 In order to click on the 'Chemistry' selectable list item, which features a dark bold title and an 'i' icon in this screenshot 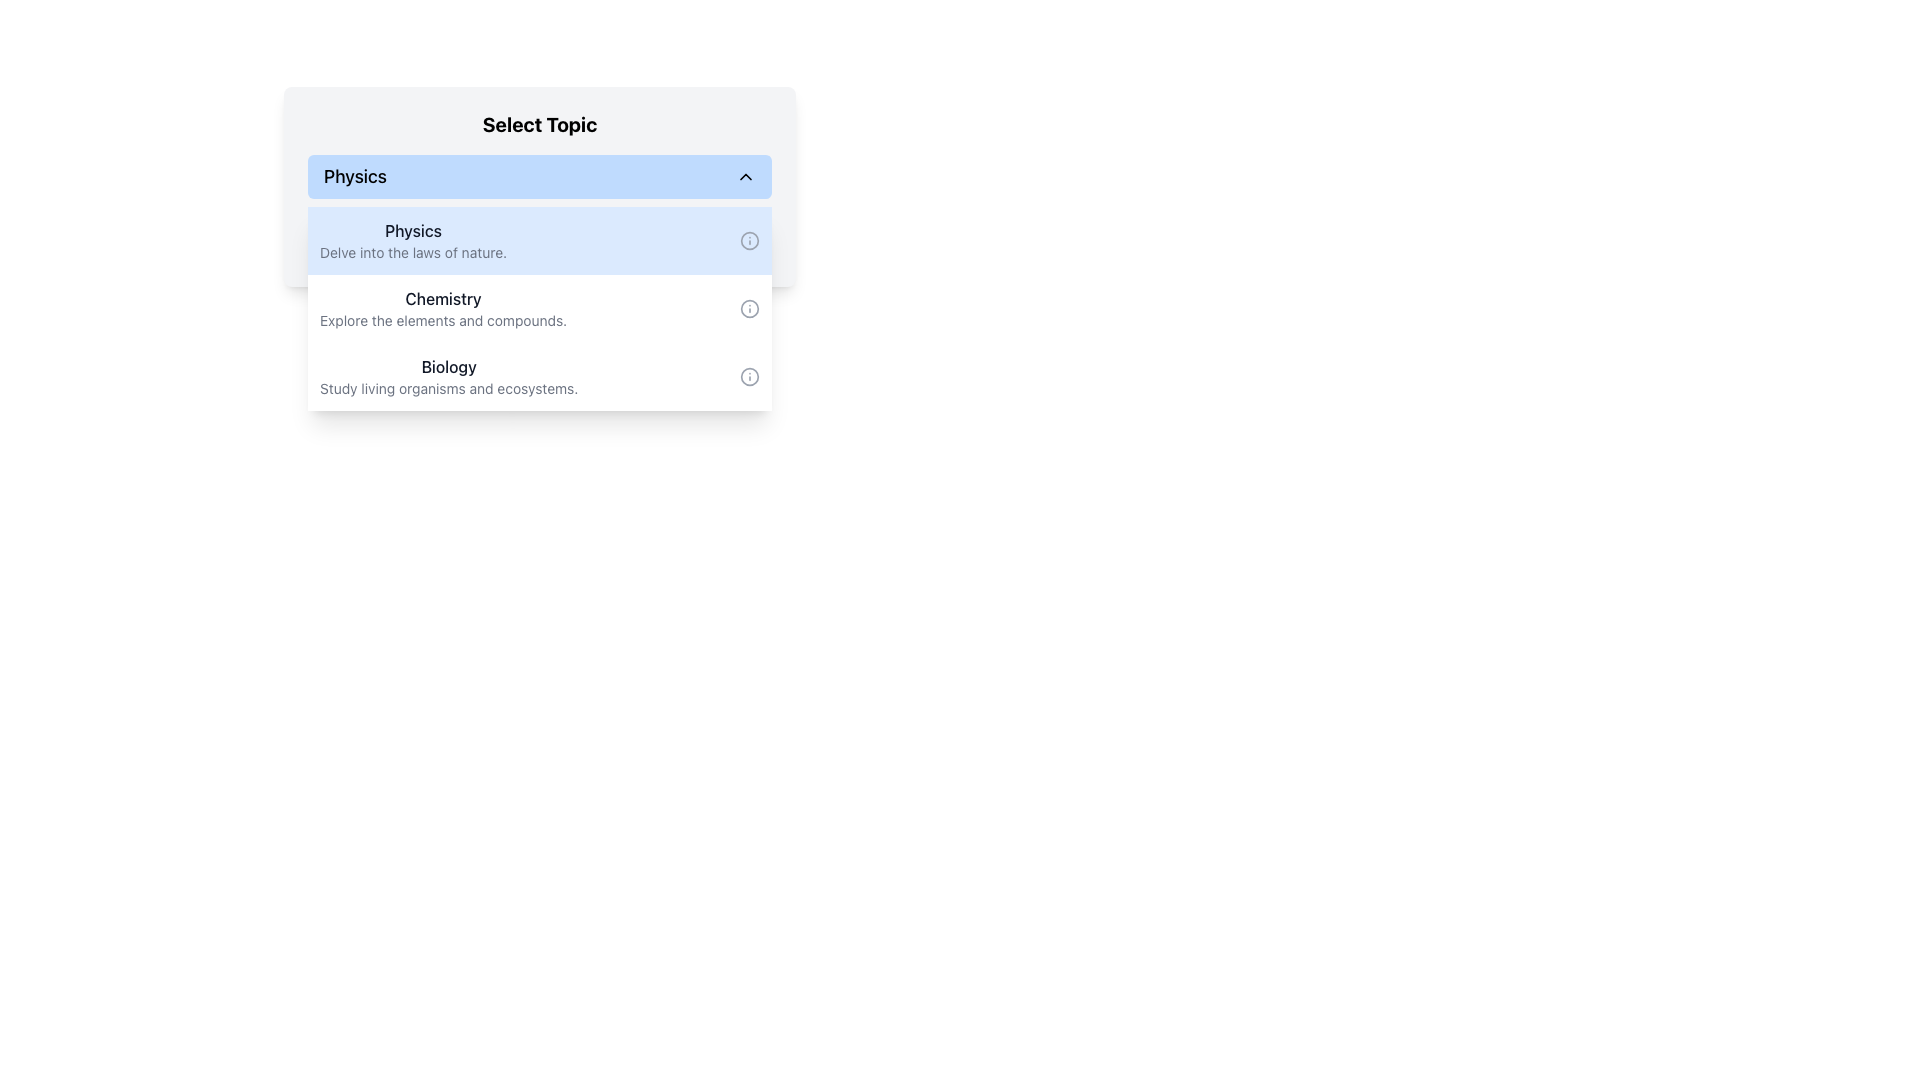, I will do `click(539, 308)`.